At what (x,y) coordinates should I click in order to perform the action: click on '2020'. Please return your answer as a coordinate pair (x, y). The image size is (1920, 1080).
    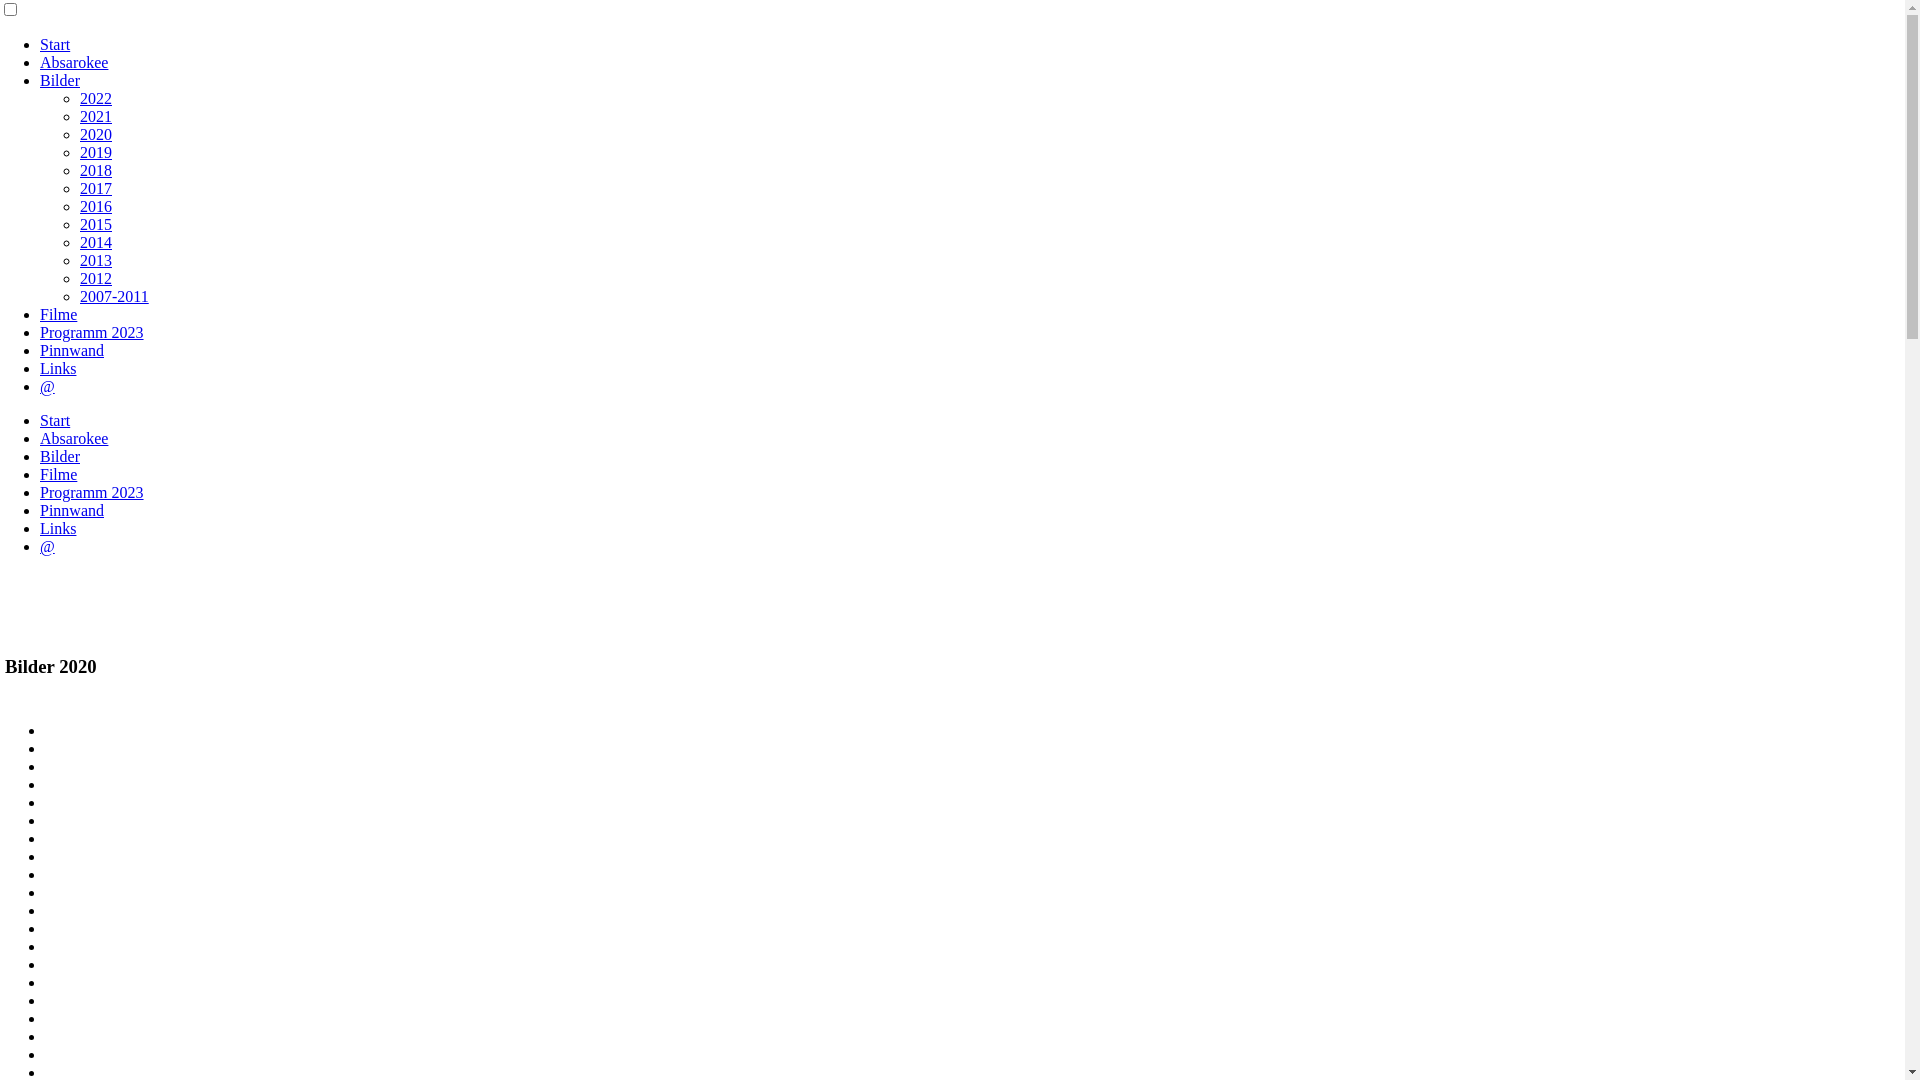
    Looking at the image, I should click on (95, 134).